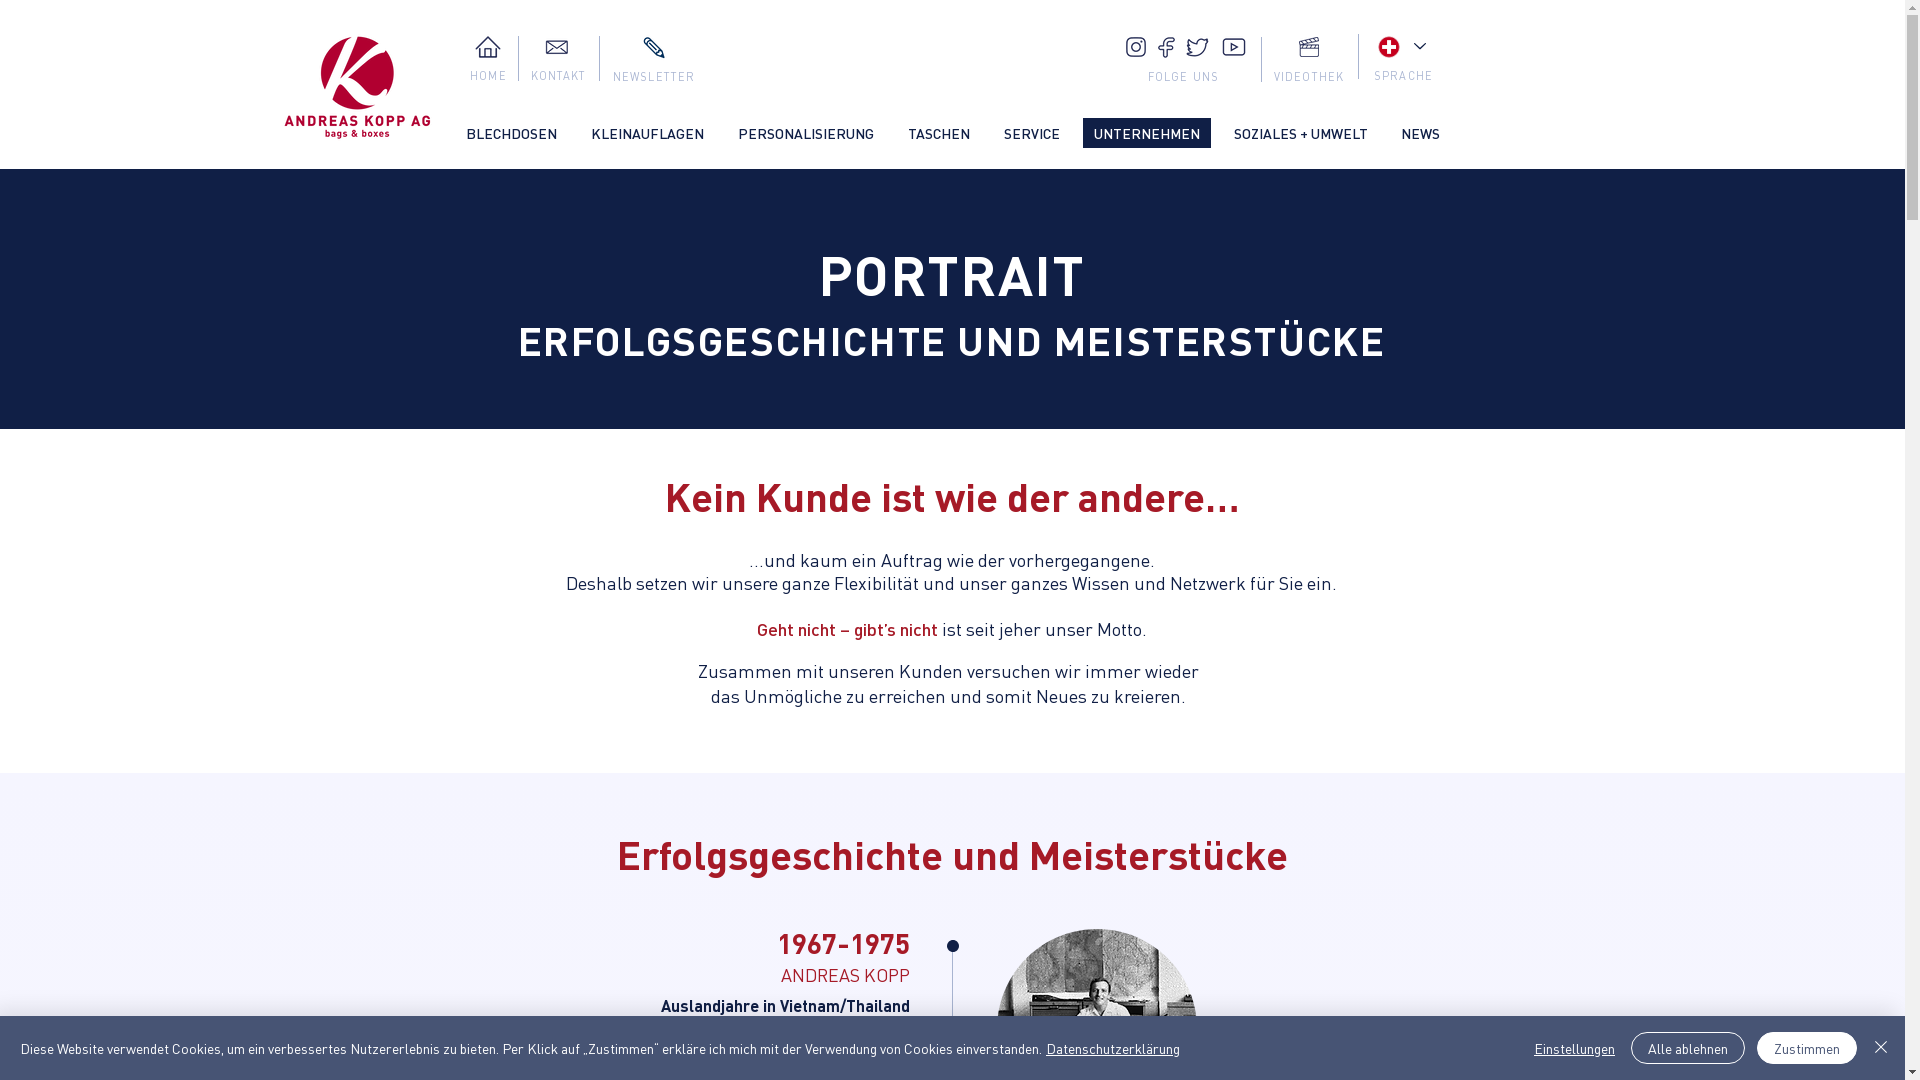 The width and height of the screenshot is (1920, 1080). Describe the element at coordinates (357, 87) in the screenshot. I see `'ANDREAS KOPP AG'` at that location.